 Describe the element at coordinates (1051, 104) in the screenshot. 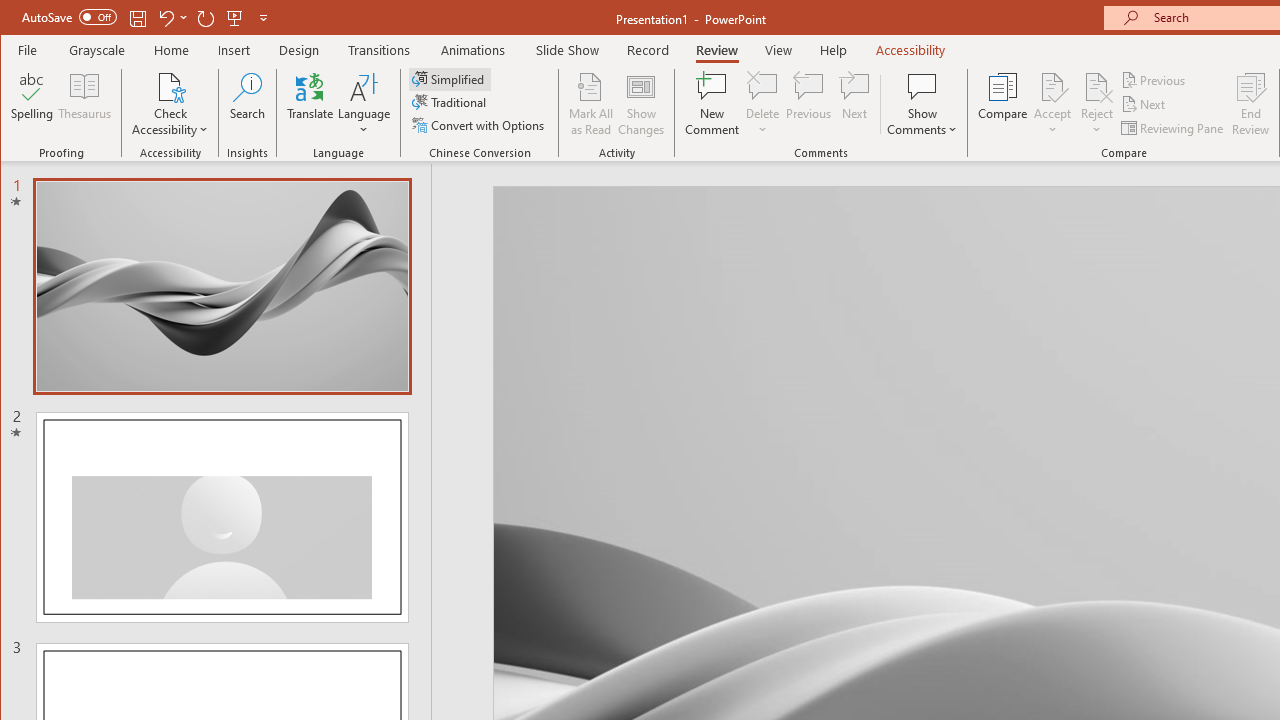

I see `'Accept'` at that location.